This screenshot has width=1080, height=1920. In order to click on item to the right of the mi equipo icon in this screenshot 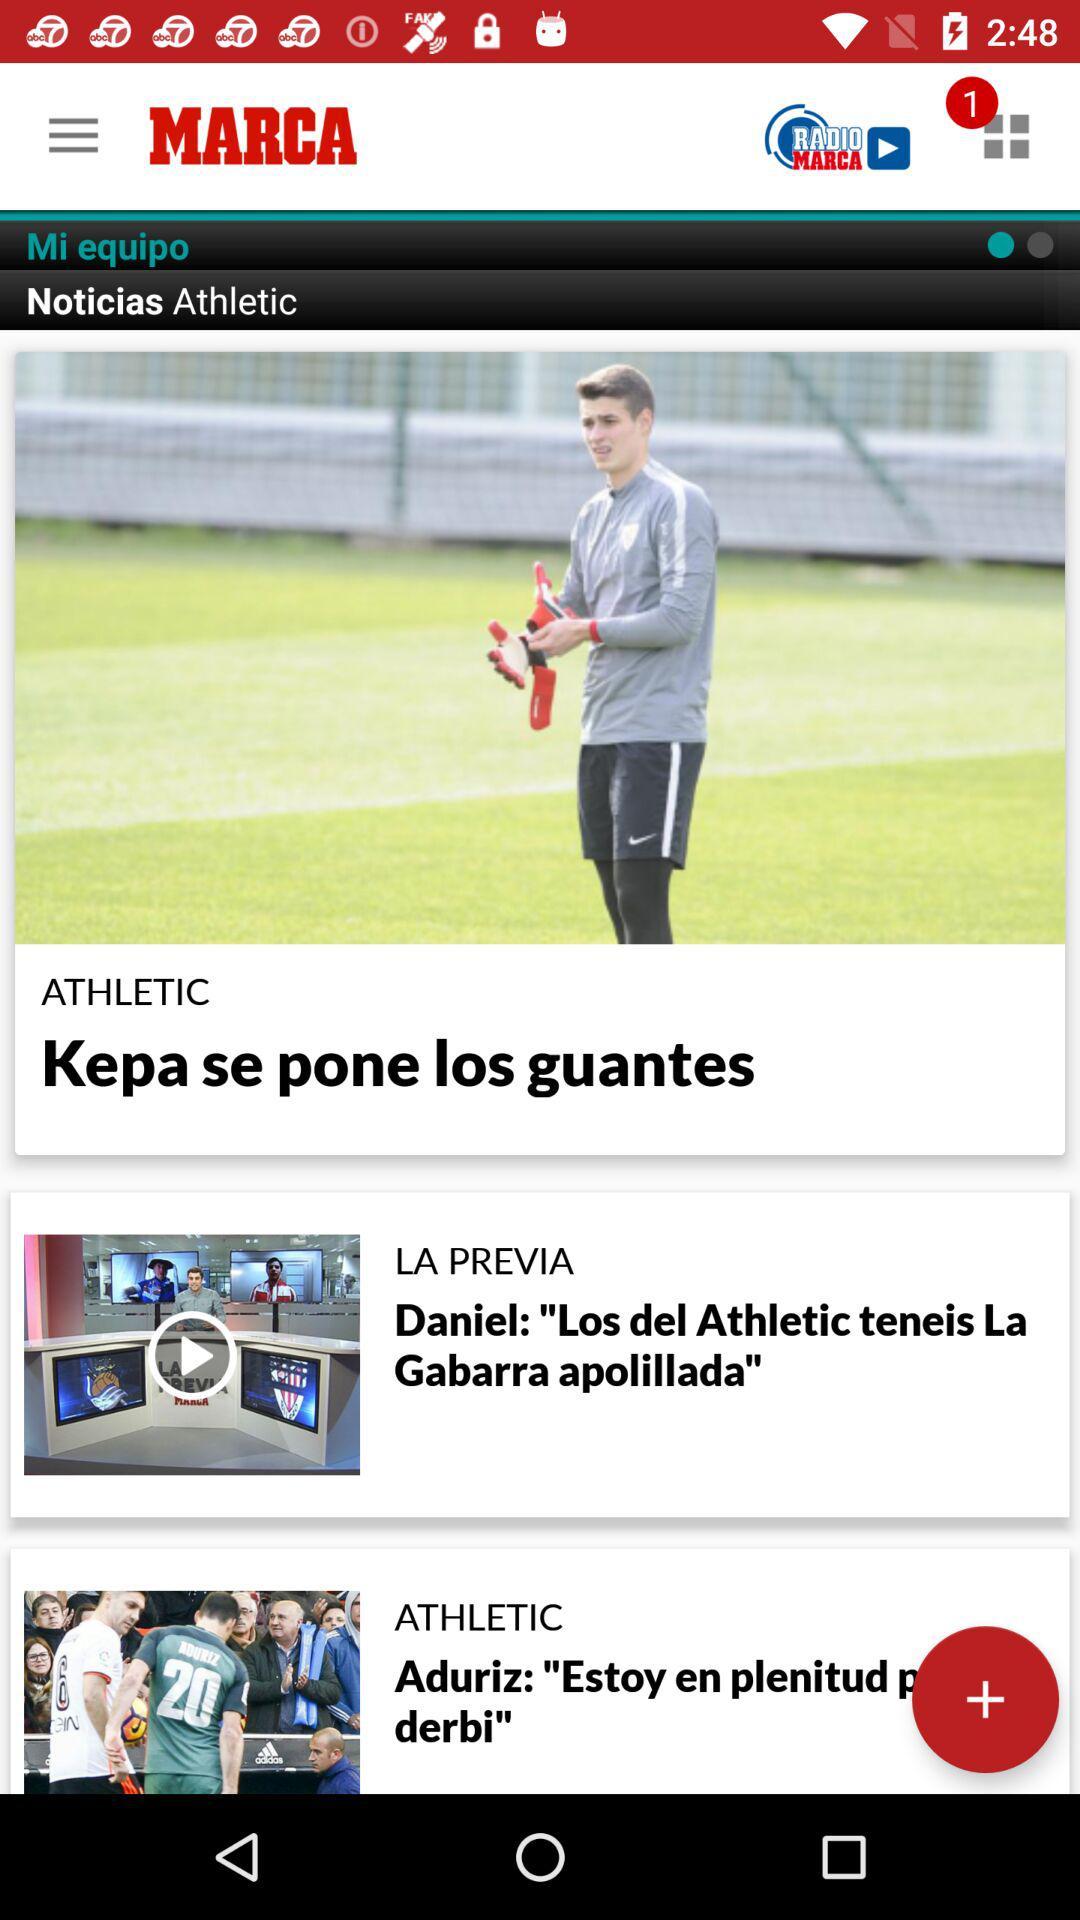, I will do `click(837, 135)`.